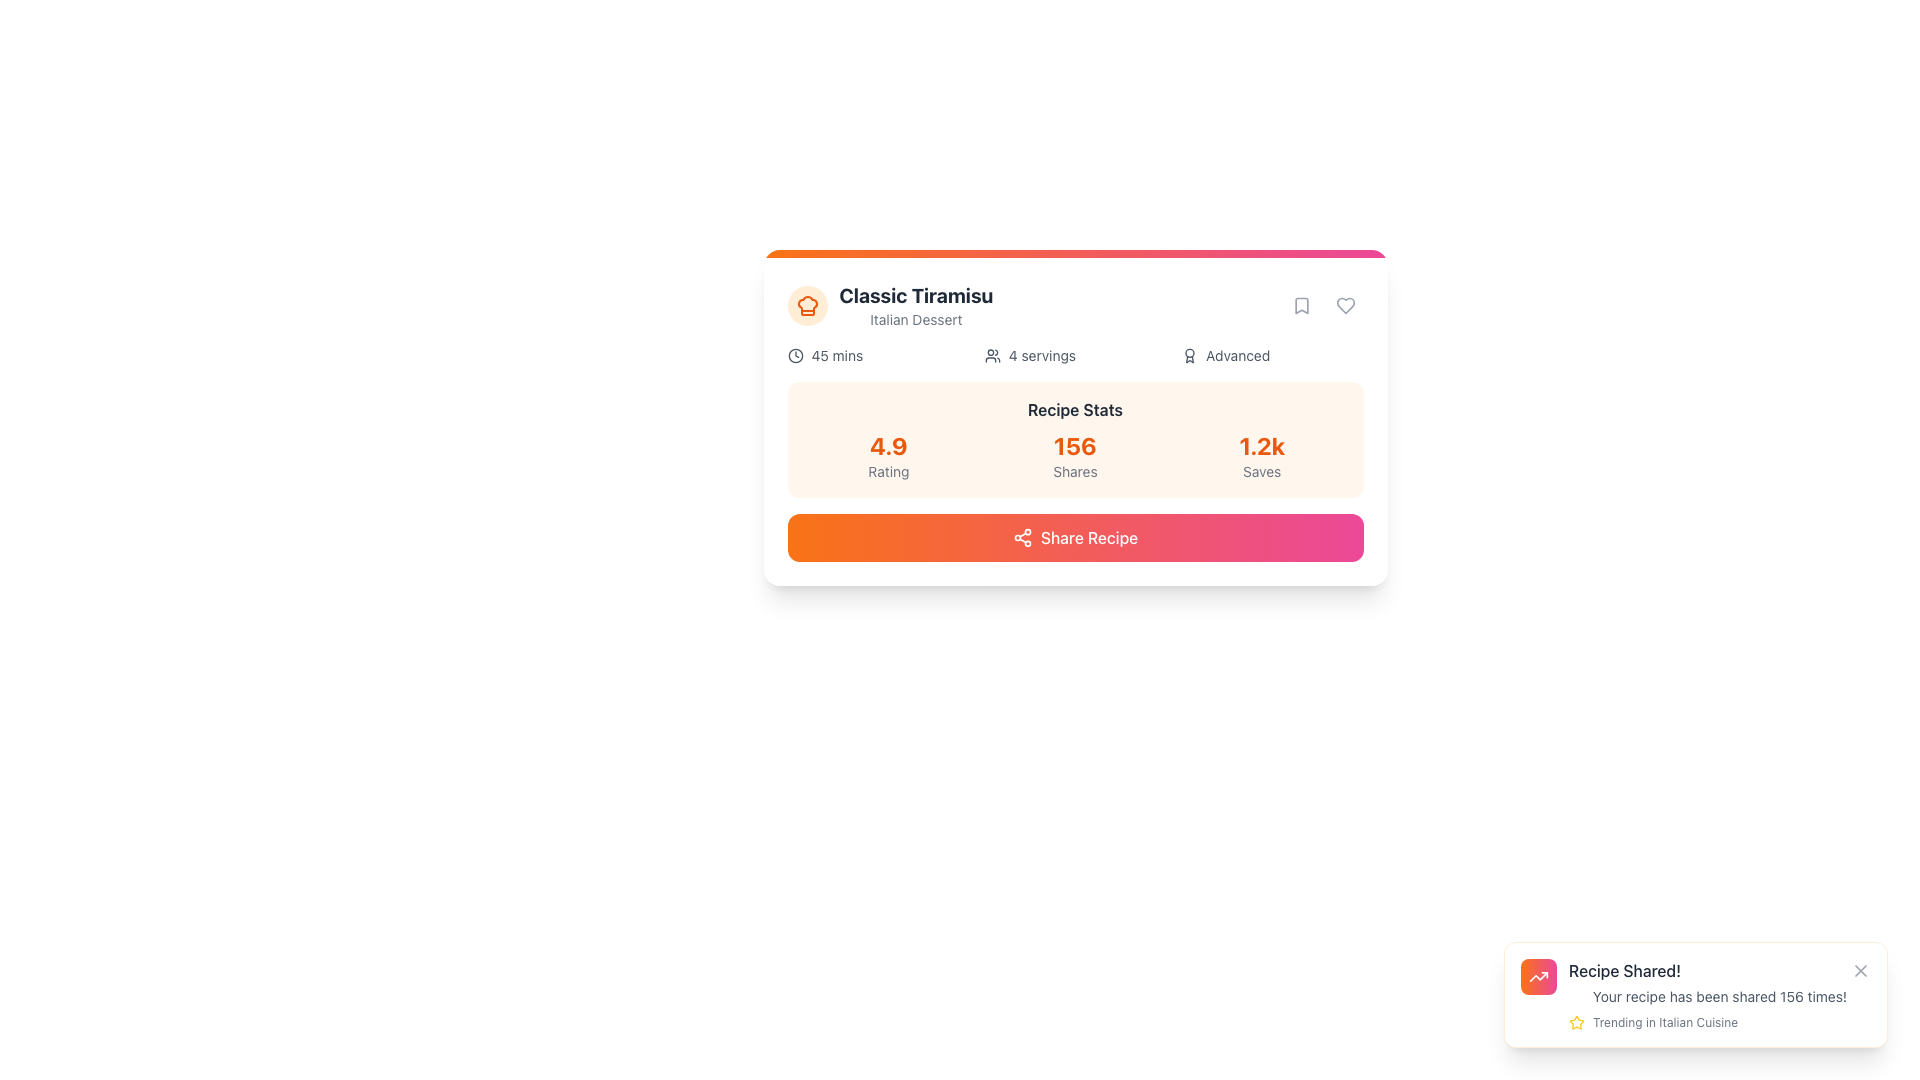  Describe the element at coordinates (1074, 536) in the screenshot. I see `the 'Share Recipe' button with a gradient background transitioning from orange to pink, located at the bottom of the recipe card` at that location.